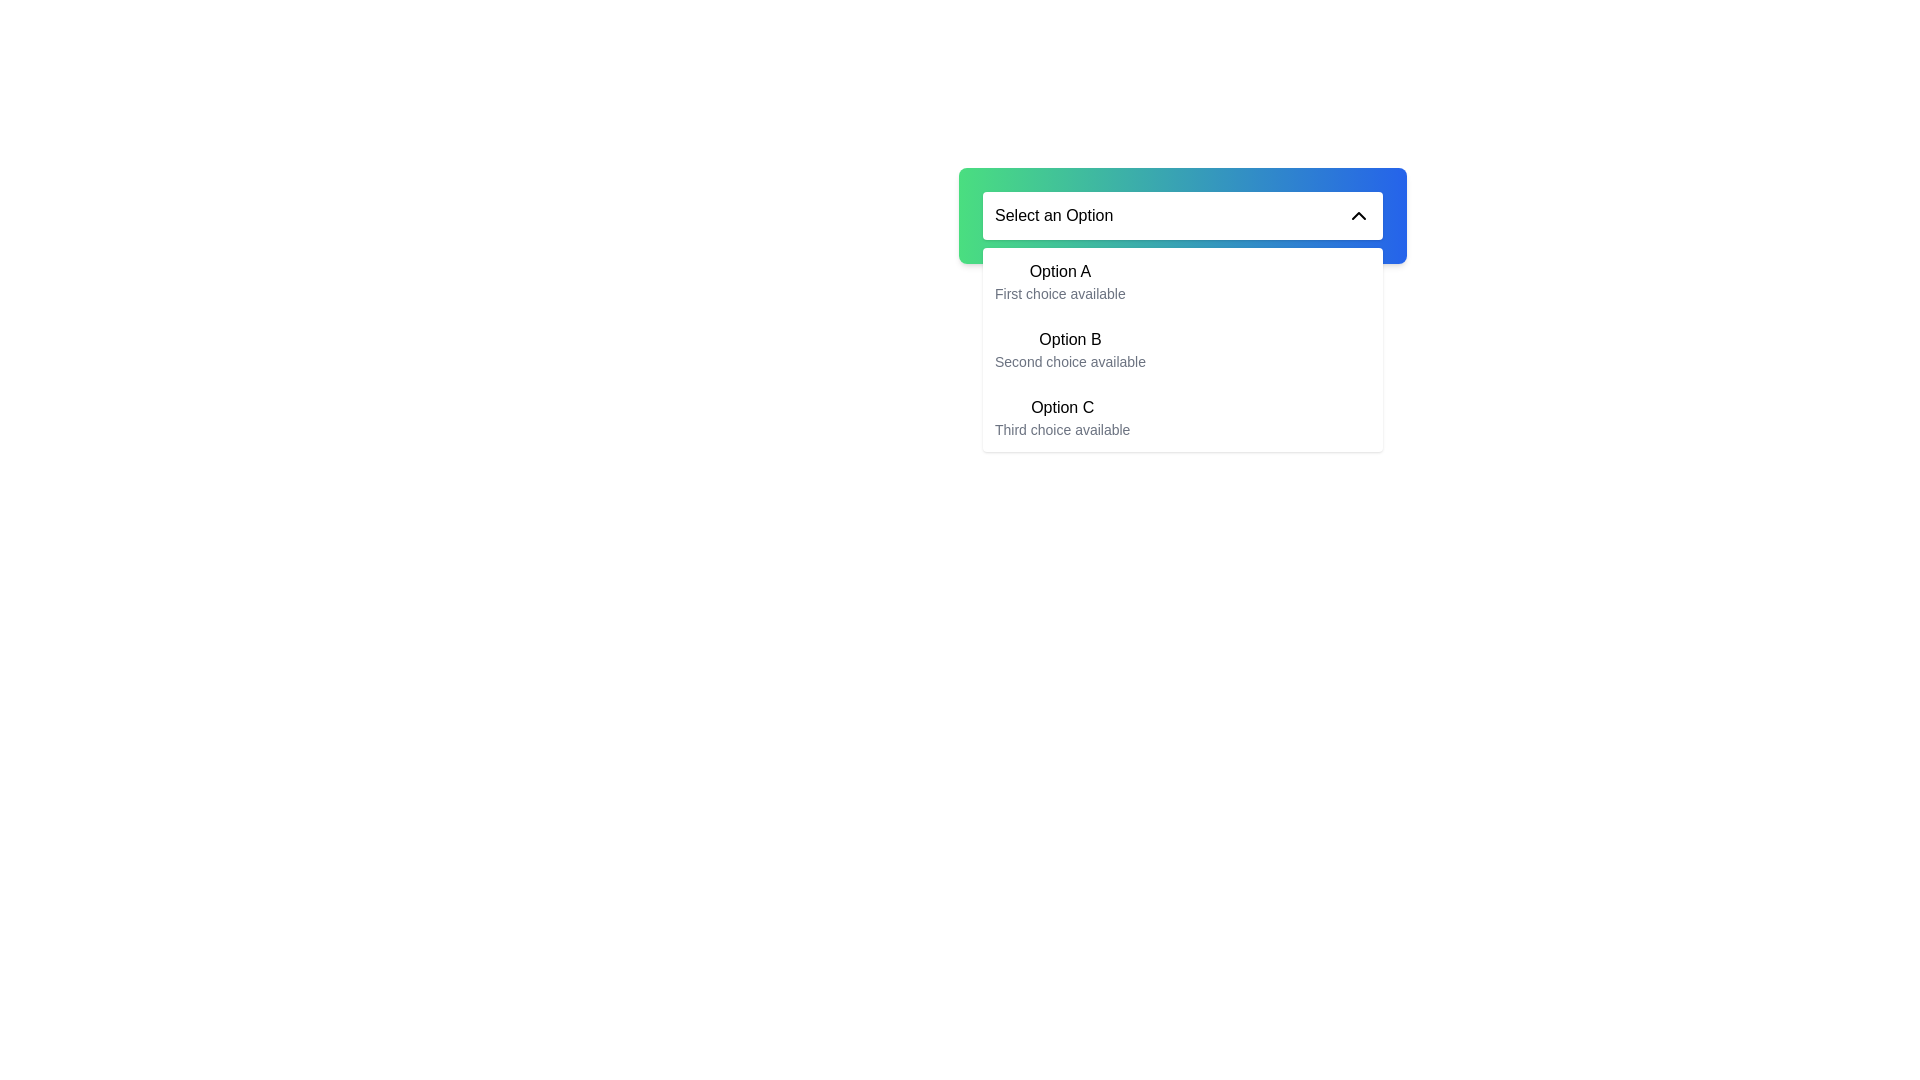 The image size is (1920, 1080). Describe the element at coordinates (1061, 407) in the screenshot. I see `bold text label 'Option C' within the dropdown menu to understand the selection choice` at that location.